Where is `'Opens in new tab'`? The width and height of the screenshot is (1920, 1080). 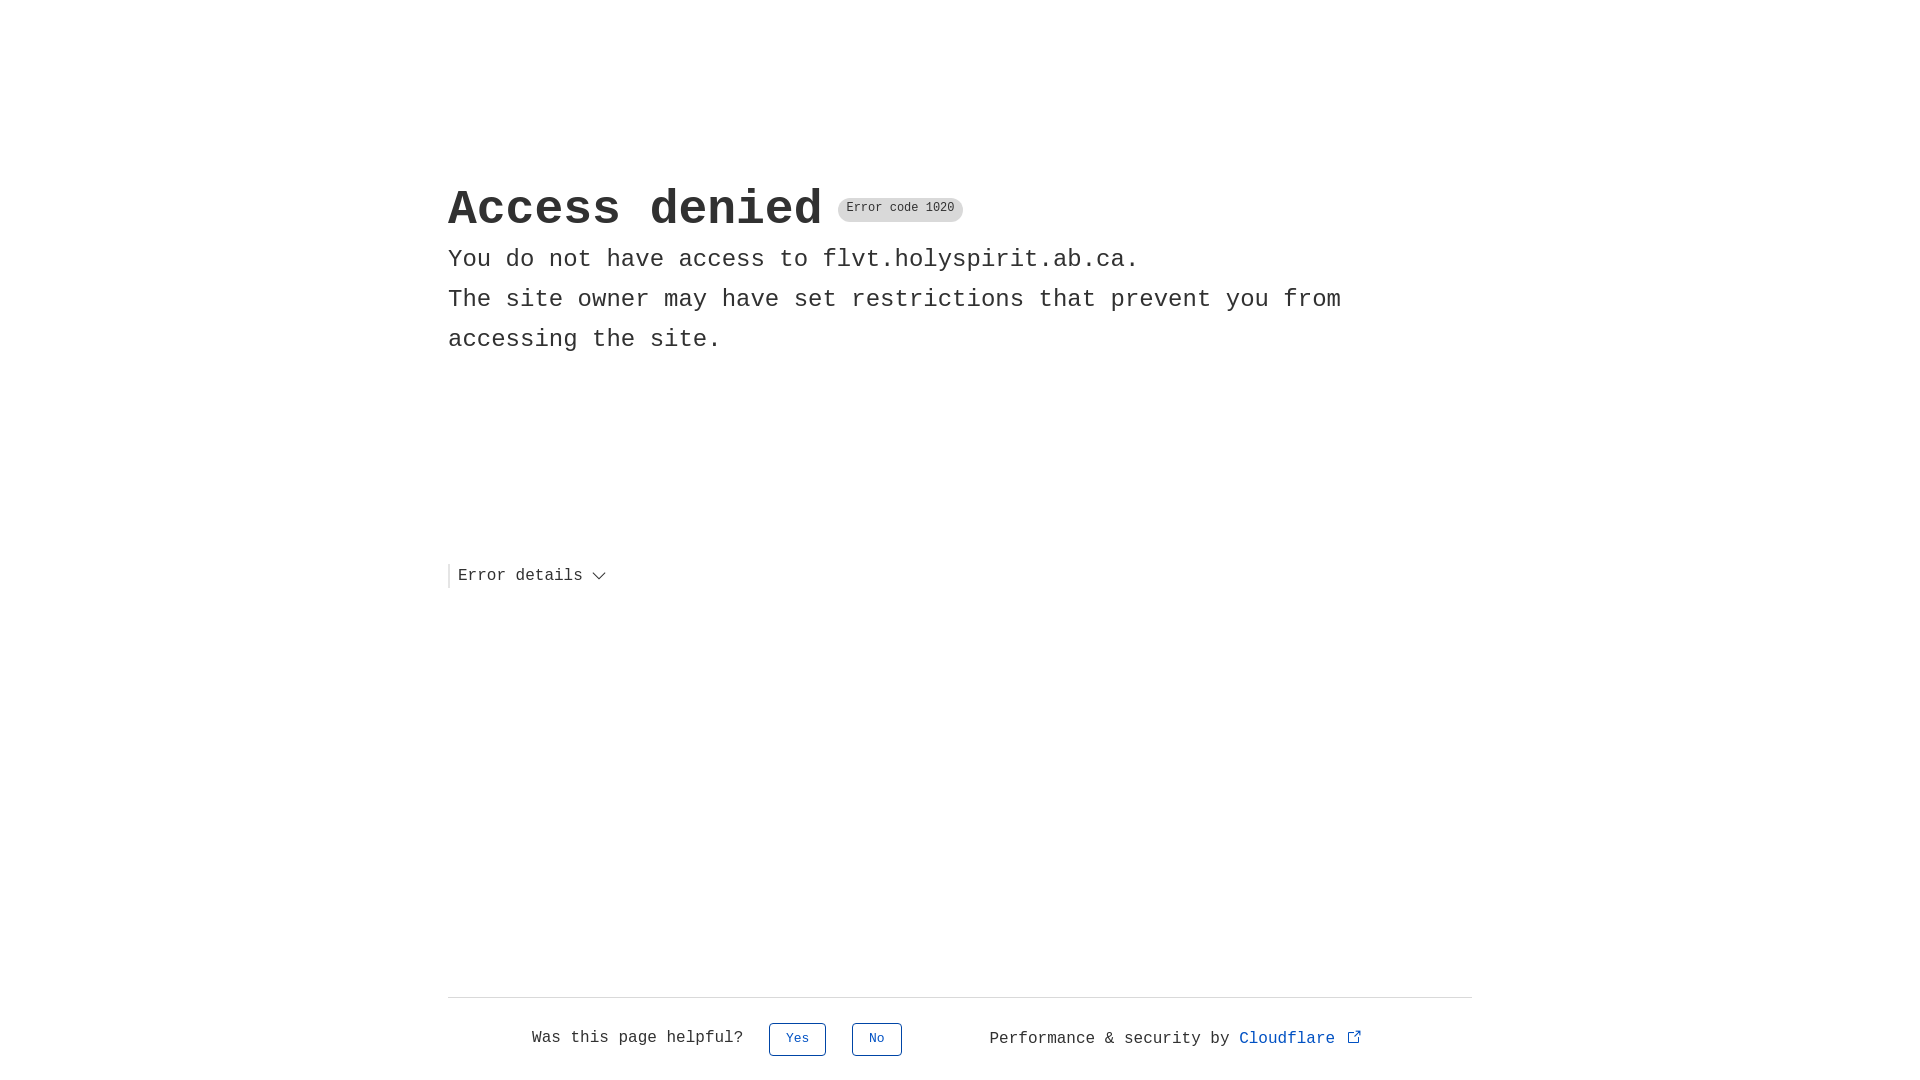 'Opens in new tab' is located at coordinates (1354, 1035).